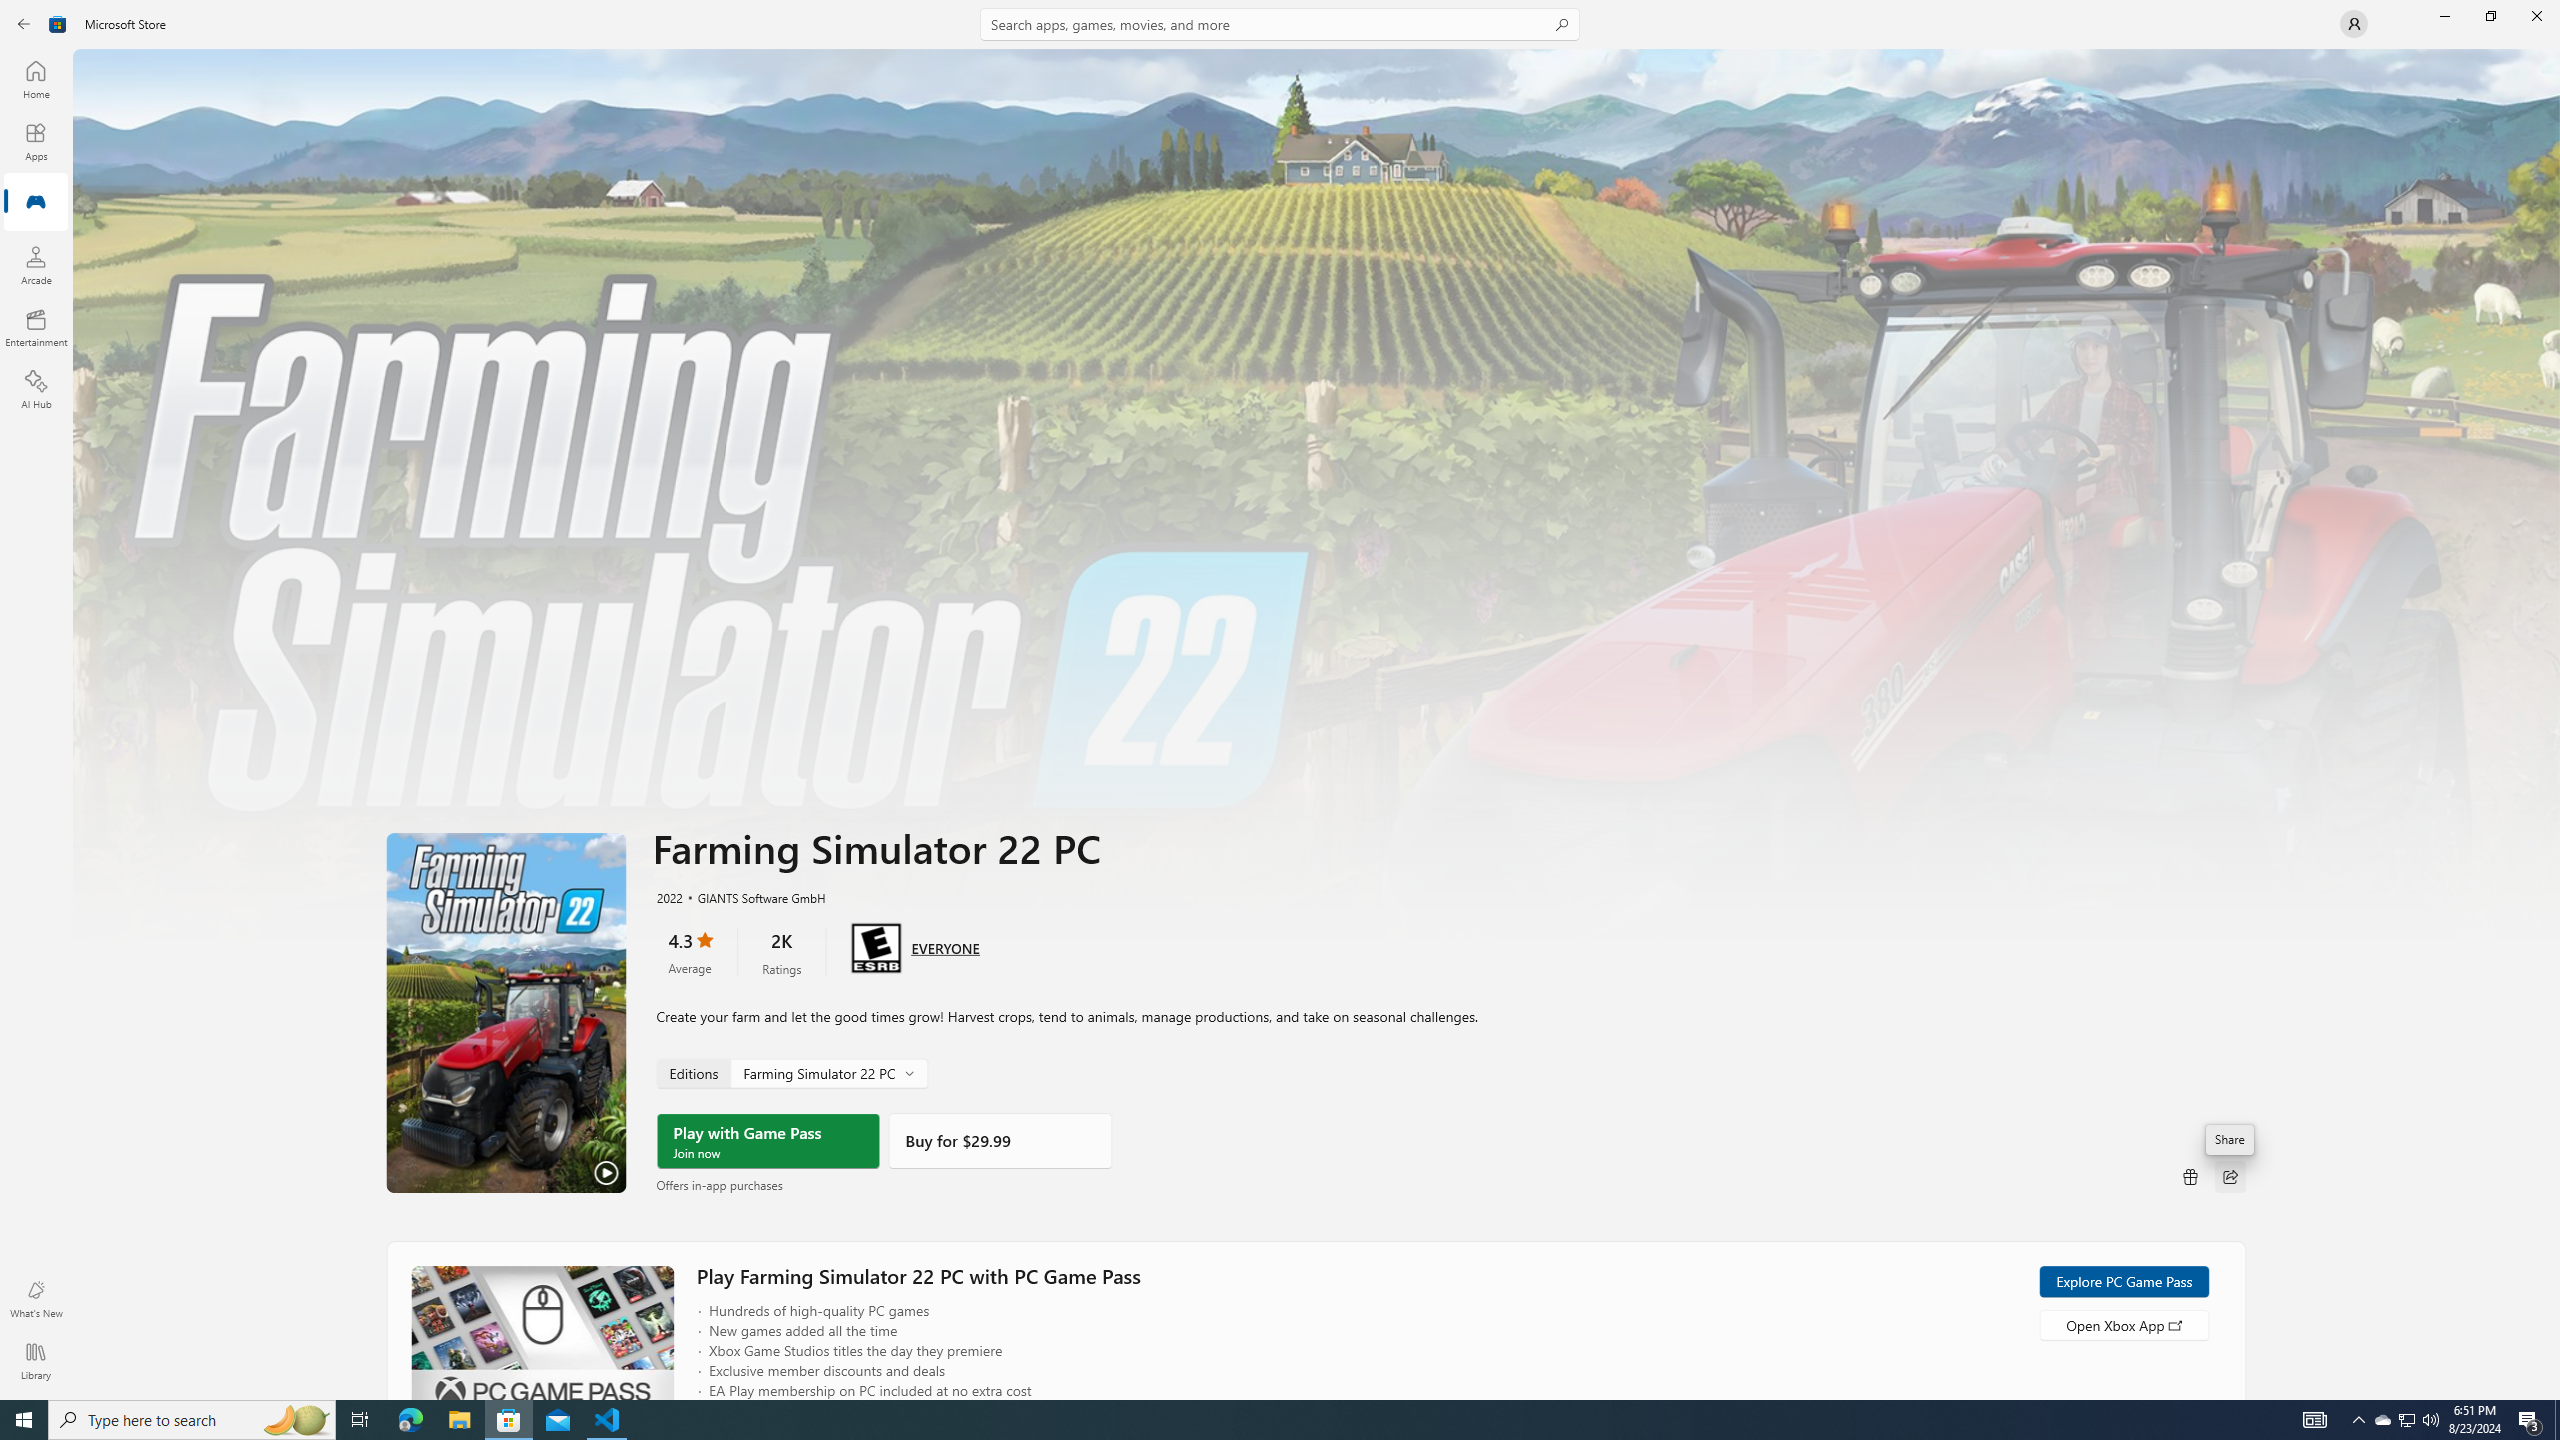 The width and height of the screenshot is (2560, 1440). Describe the element at coordinates (998, 1141) in the screenshot. I see `'Buy'` at that location.